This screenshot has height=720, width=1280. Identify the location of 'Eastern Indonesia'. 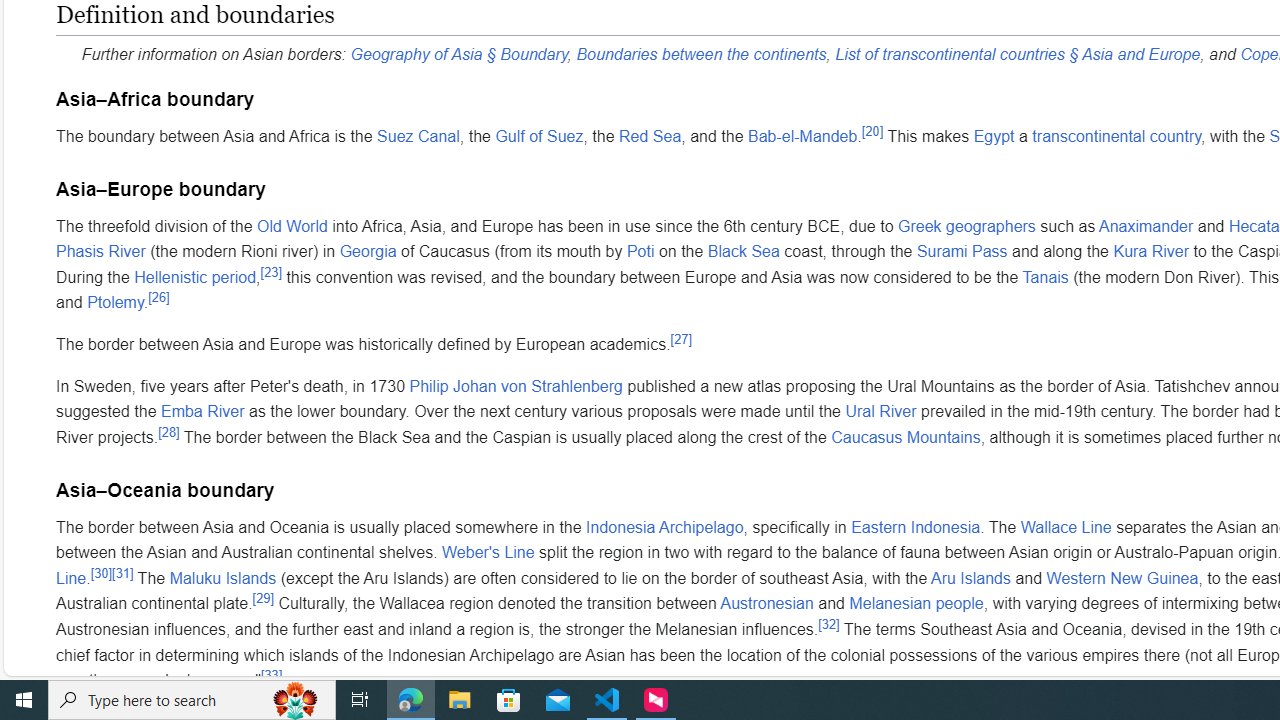
(914, 525).